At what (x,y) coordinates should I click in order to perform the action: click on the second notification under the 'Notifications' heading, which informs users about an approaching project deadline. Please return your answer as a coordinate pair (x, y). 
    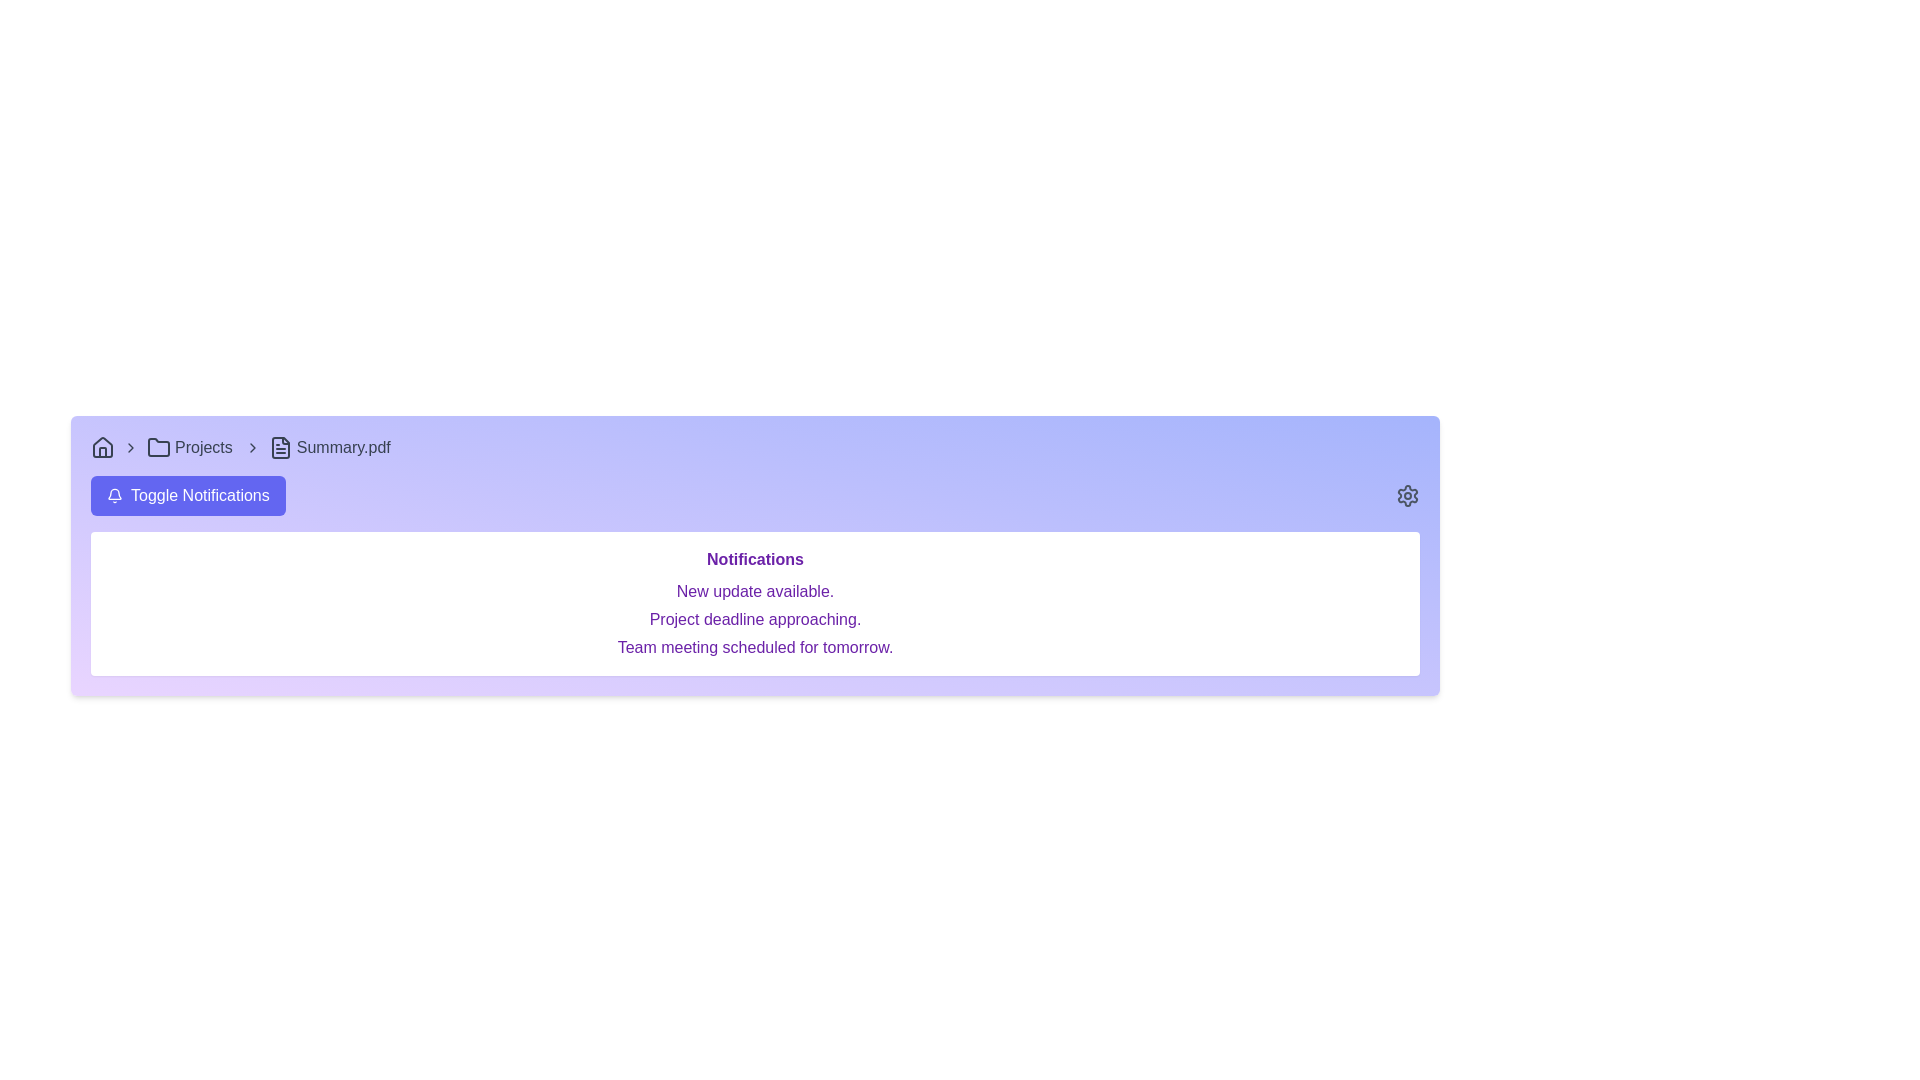
    Looking at the image, I should click on (754, 619).